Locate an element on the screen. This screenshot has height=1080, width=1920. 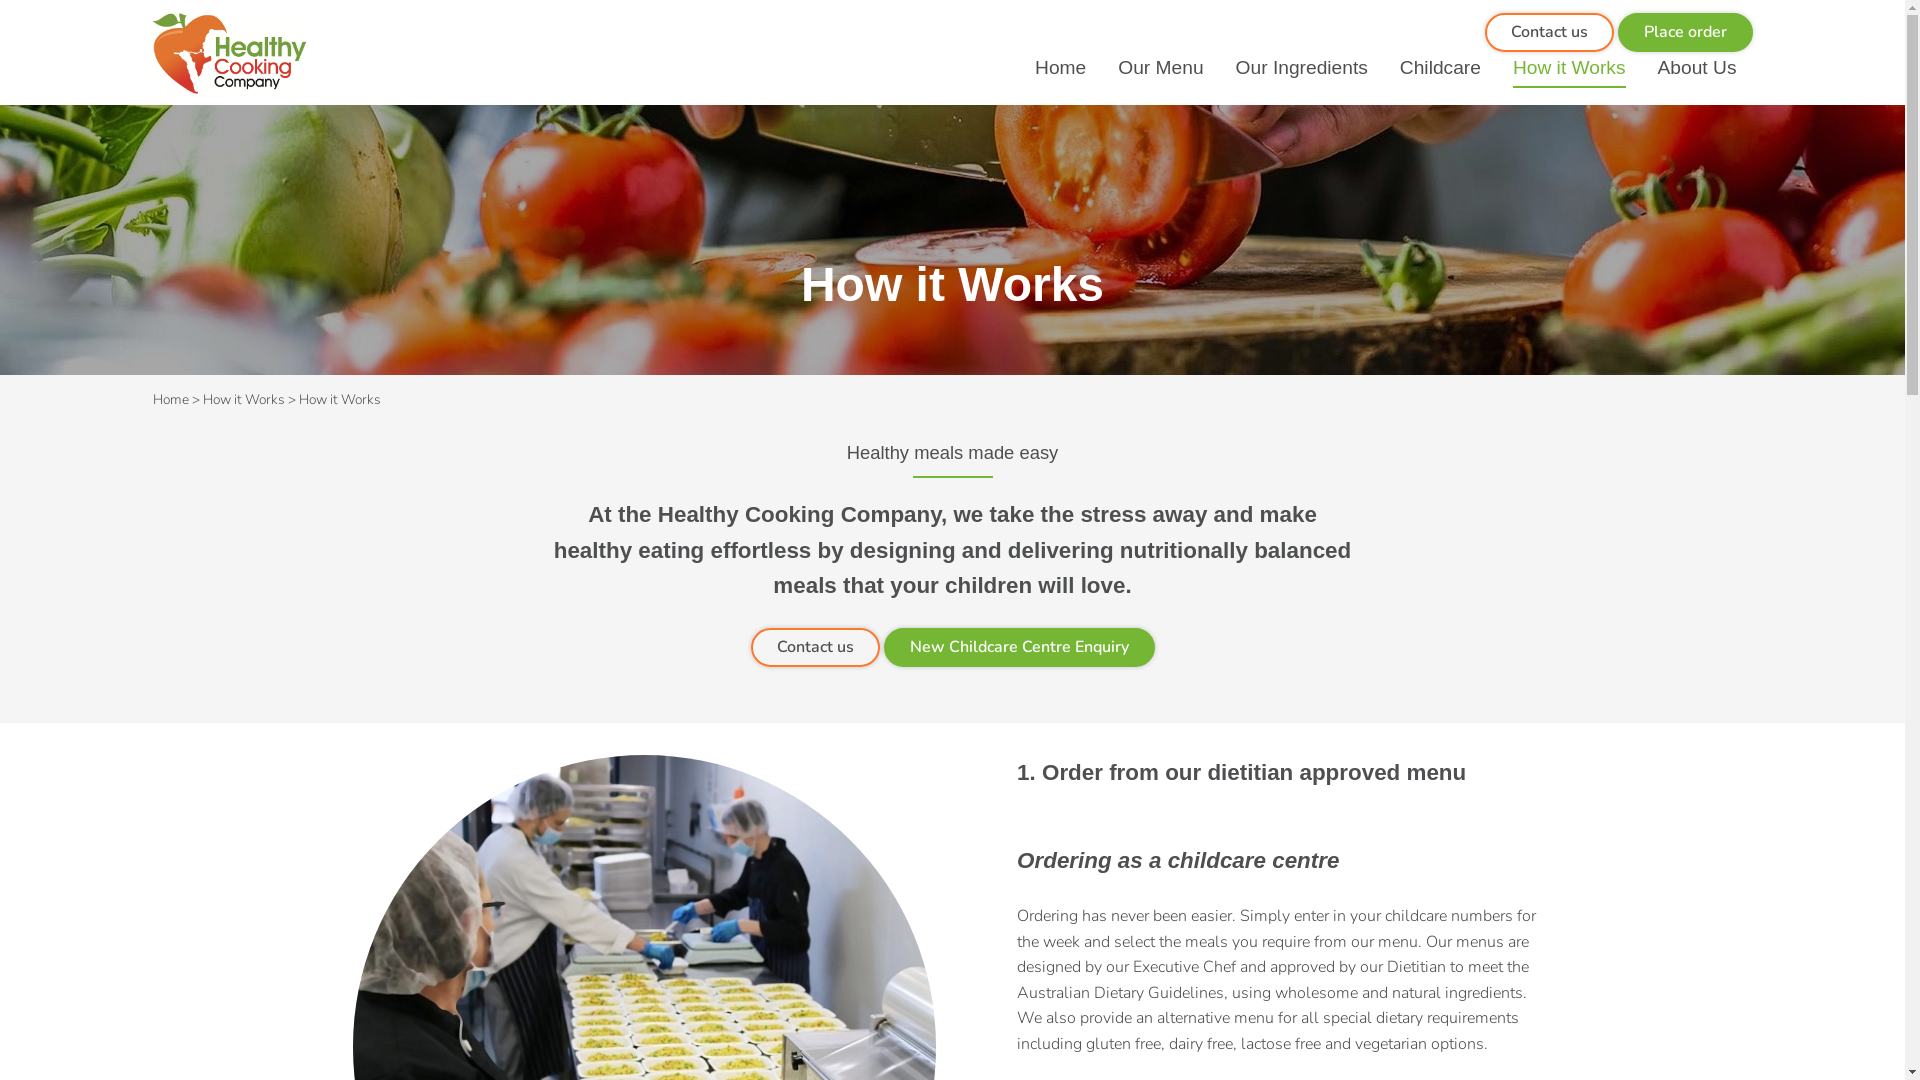
'Childcare' is located at coordinates (1440, 67).